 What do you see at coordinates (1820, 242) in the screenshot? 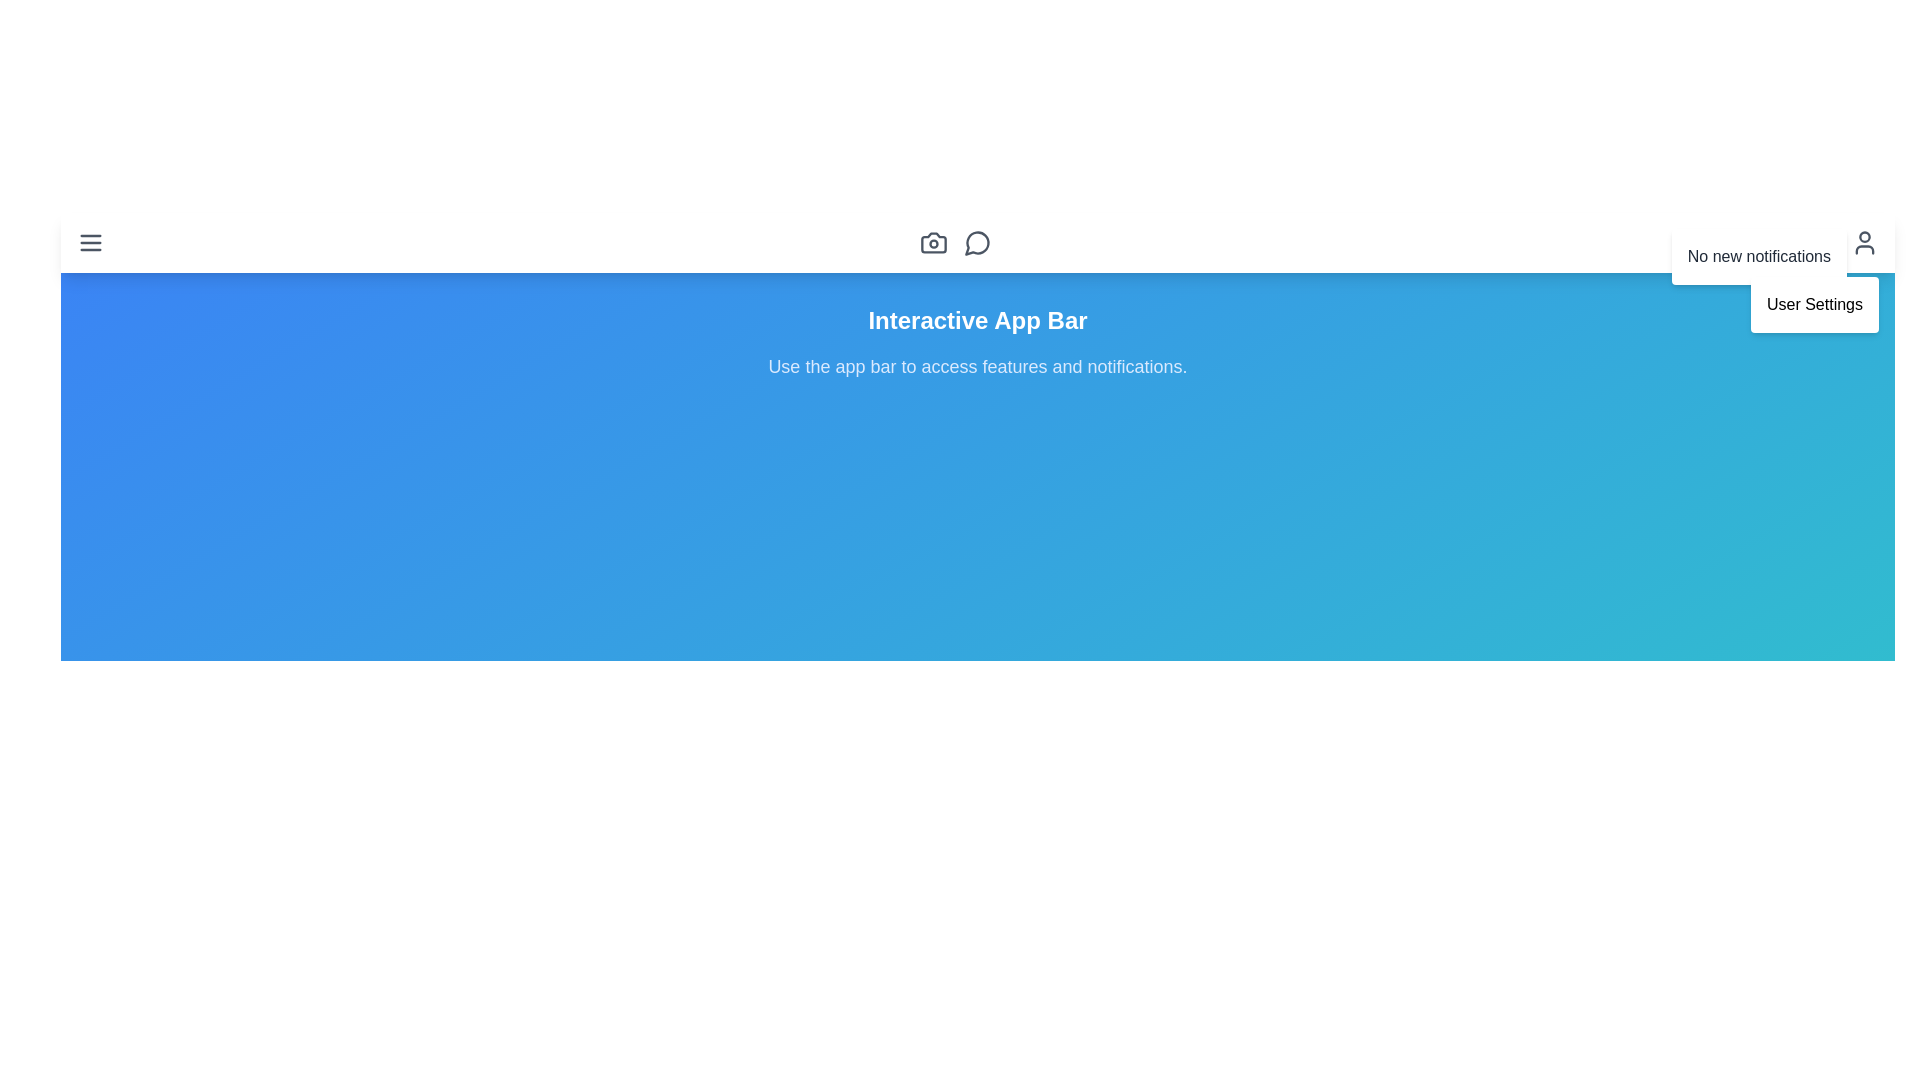
I see `the bell icon to toggle the visibility of the notifications panel` at bounding box center [1820, 242].